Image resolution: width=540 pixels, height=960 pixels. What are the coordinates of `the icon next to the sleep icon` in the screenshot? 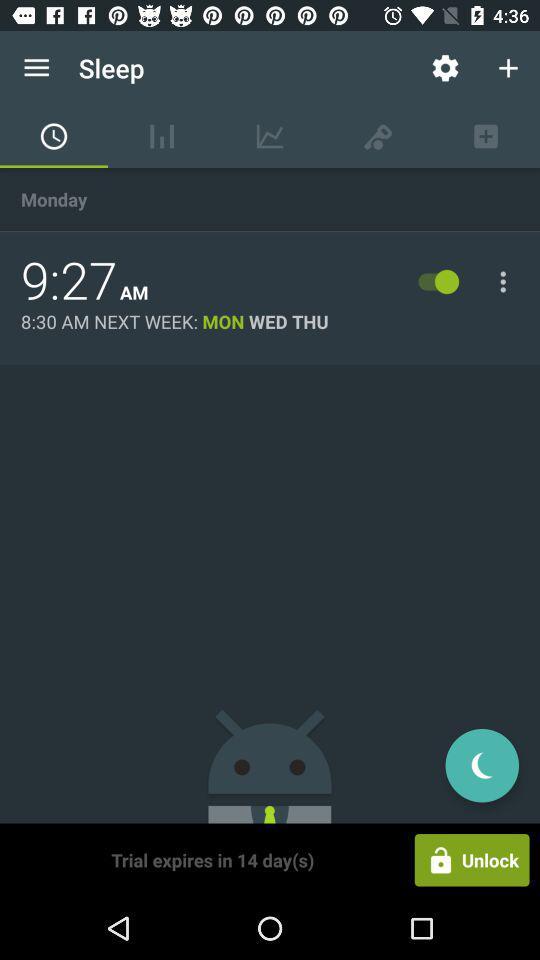 It's located at (445, 68).